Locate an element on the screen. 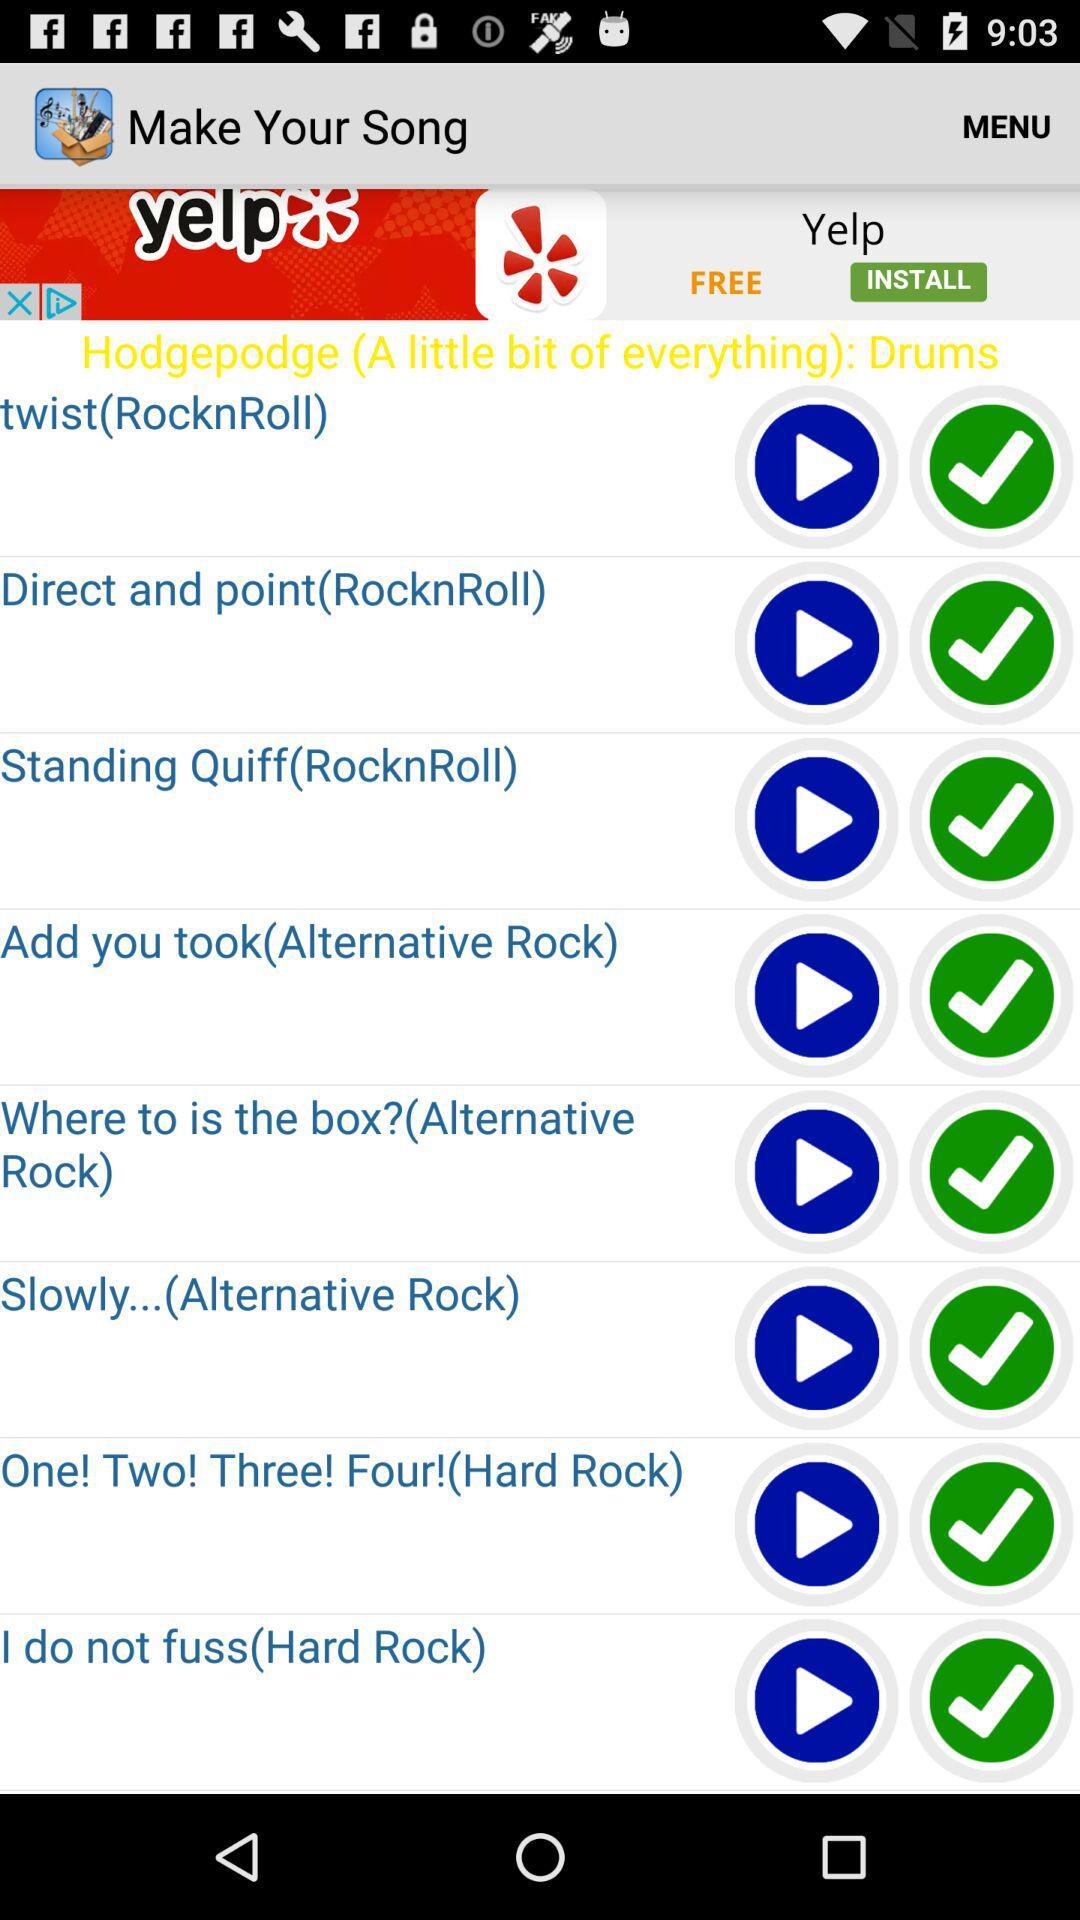 This screenshot has width=1080, height=1920. all is located at coordinates (817, 644).